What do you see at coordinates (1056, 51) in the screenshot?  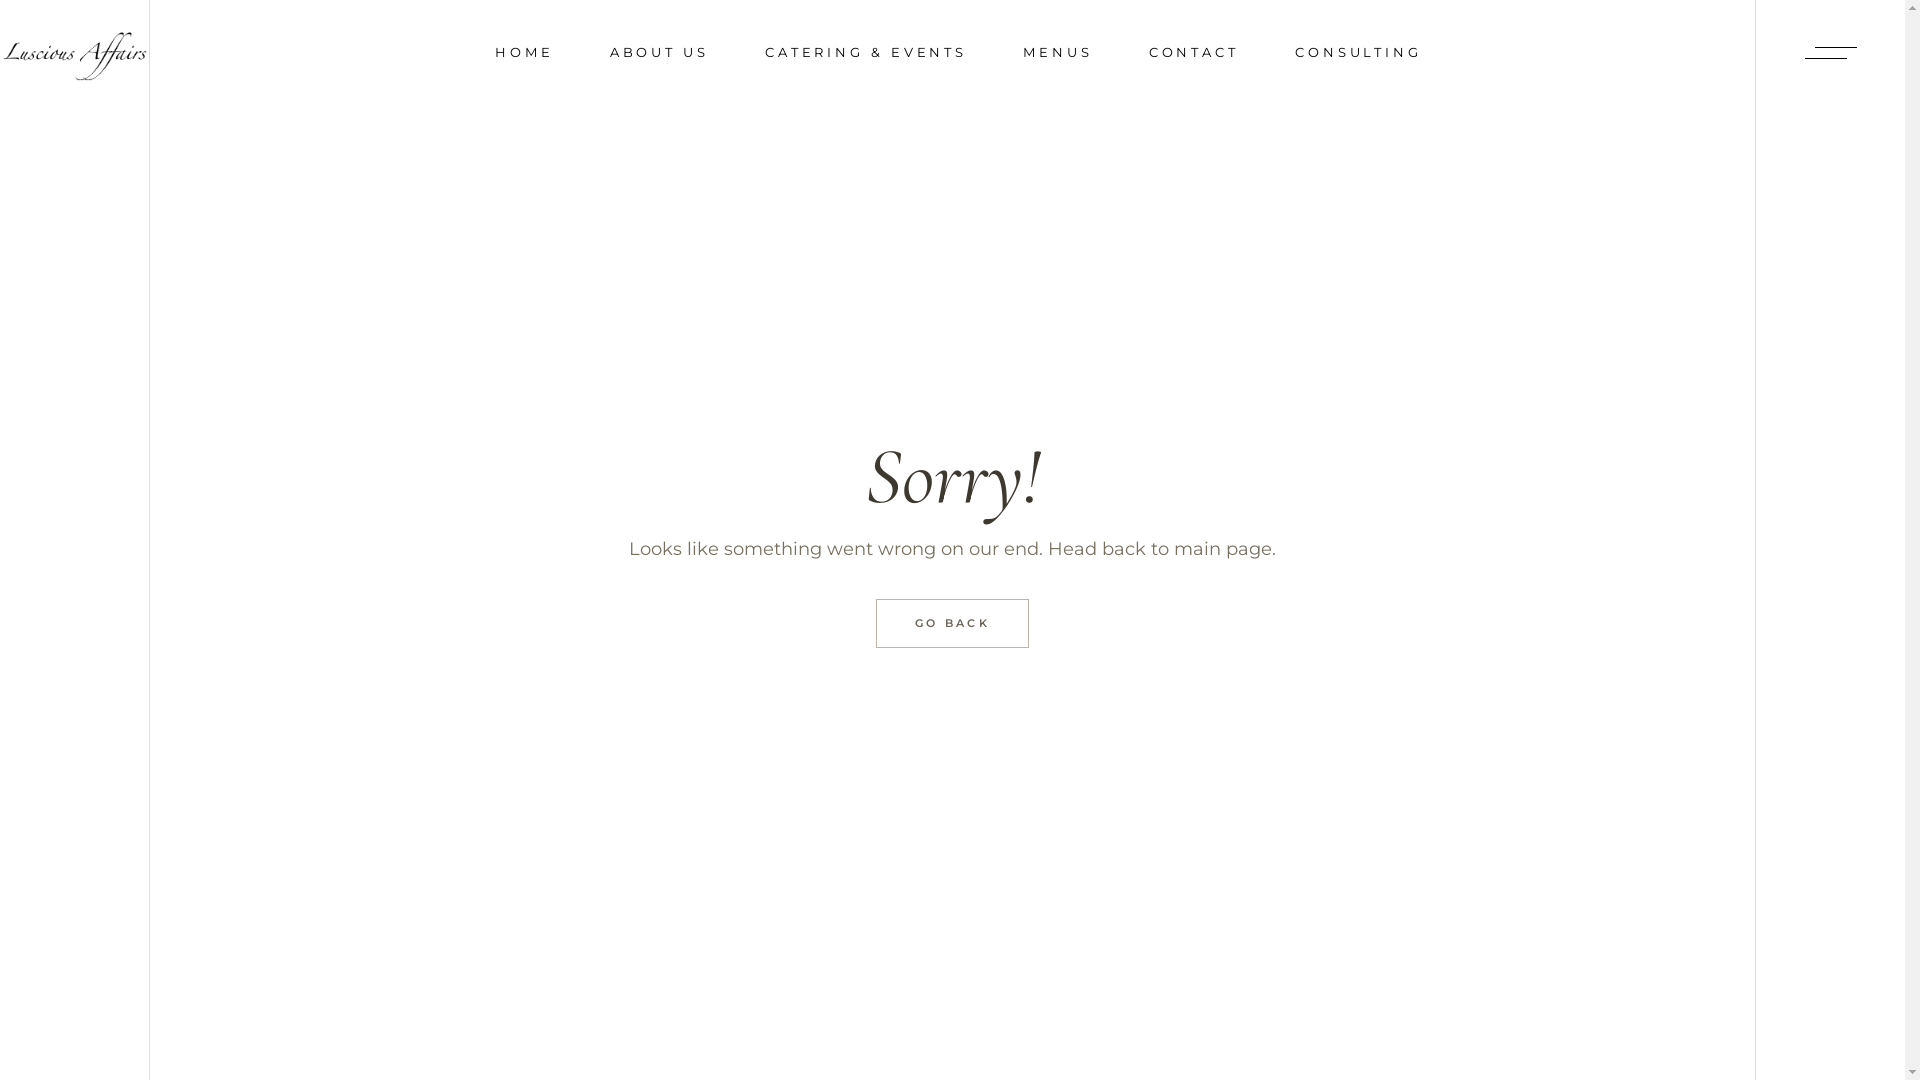 I see `'MENUS'` at bounding box center [1056, 51].